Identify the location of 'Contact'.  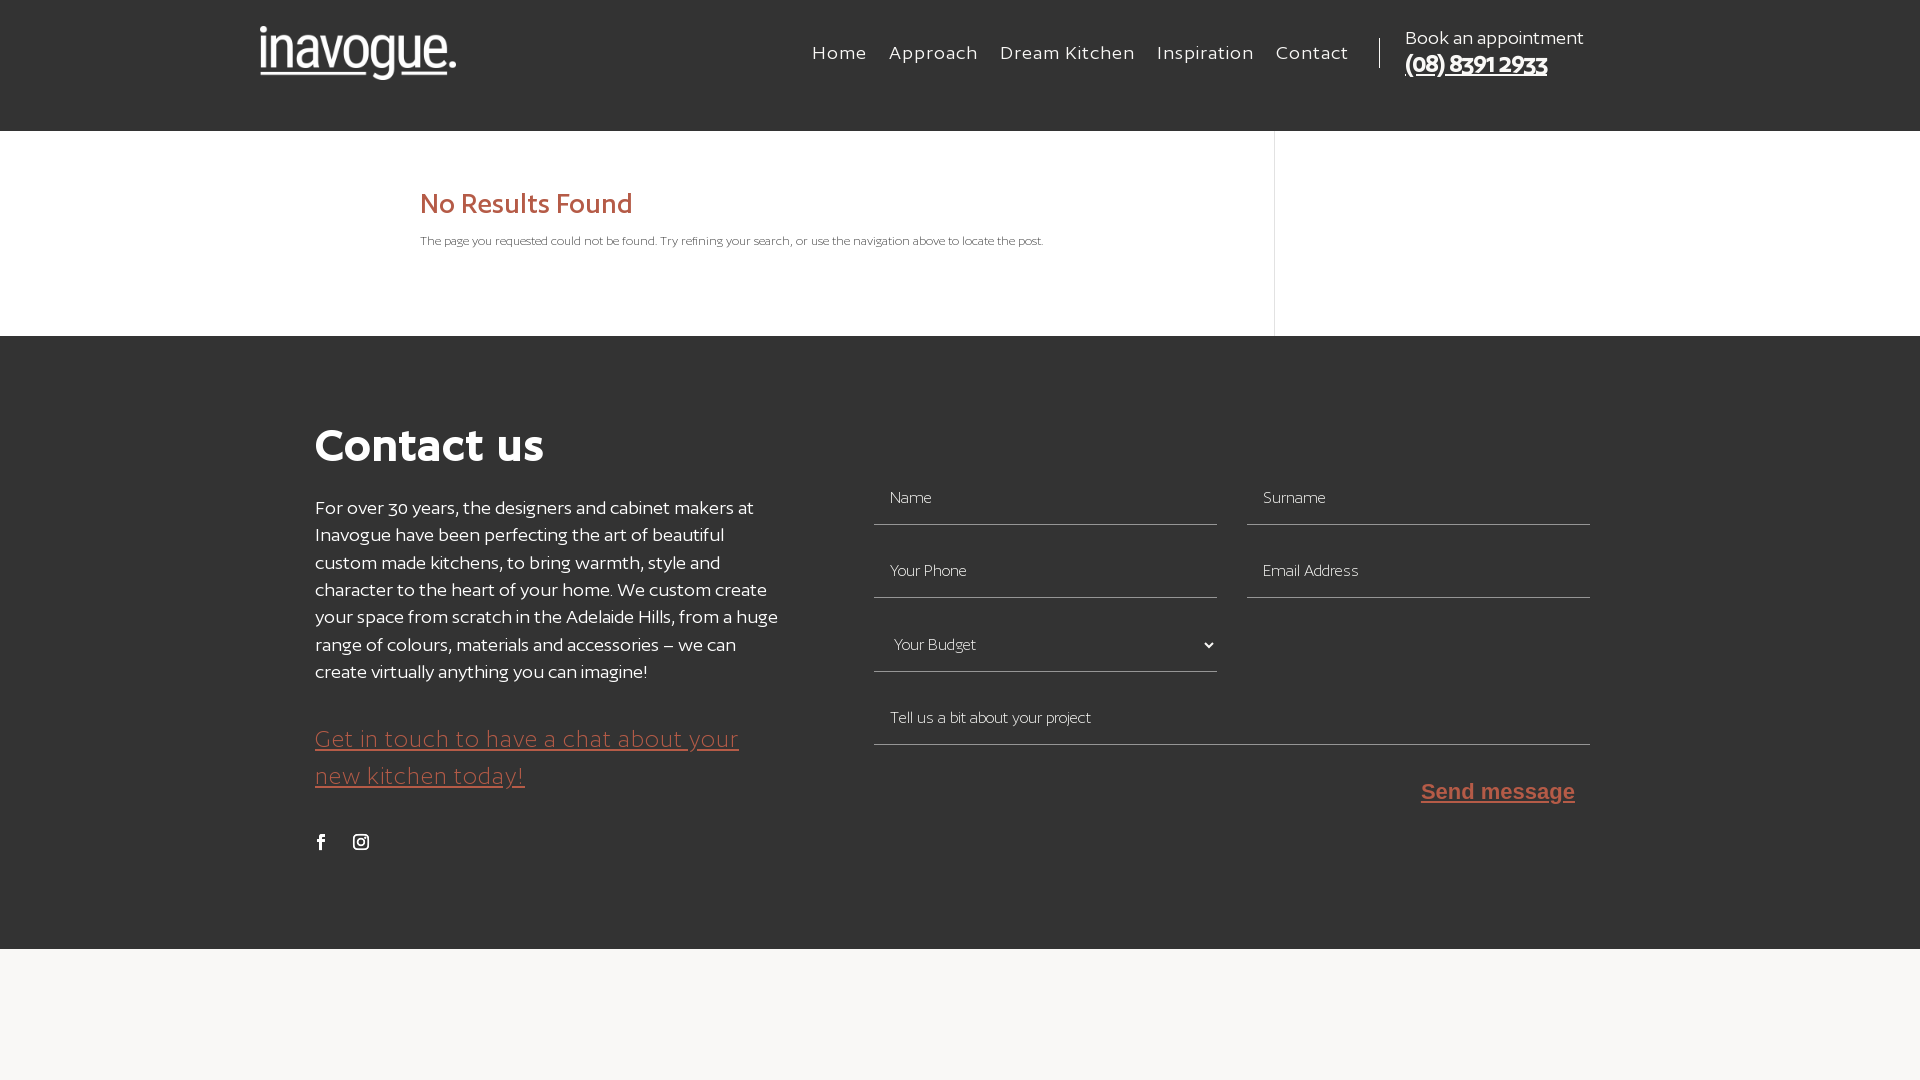
(1275, 56).